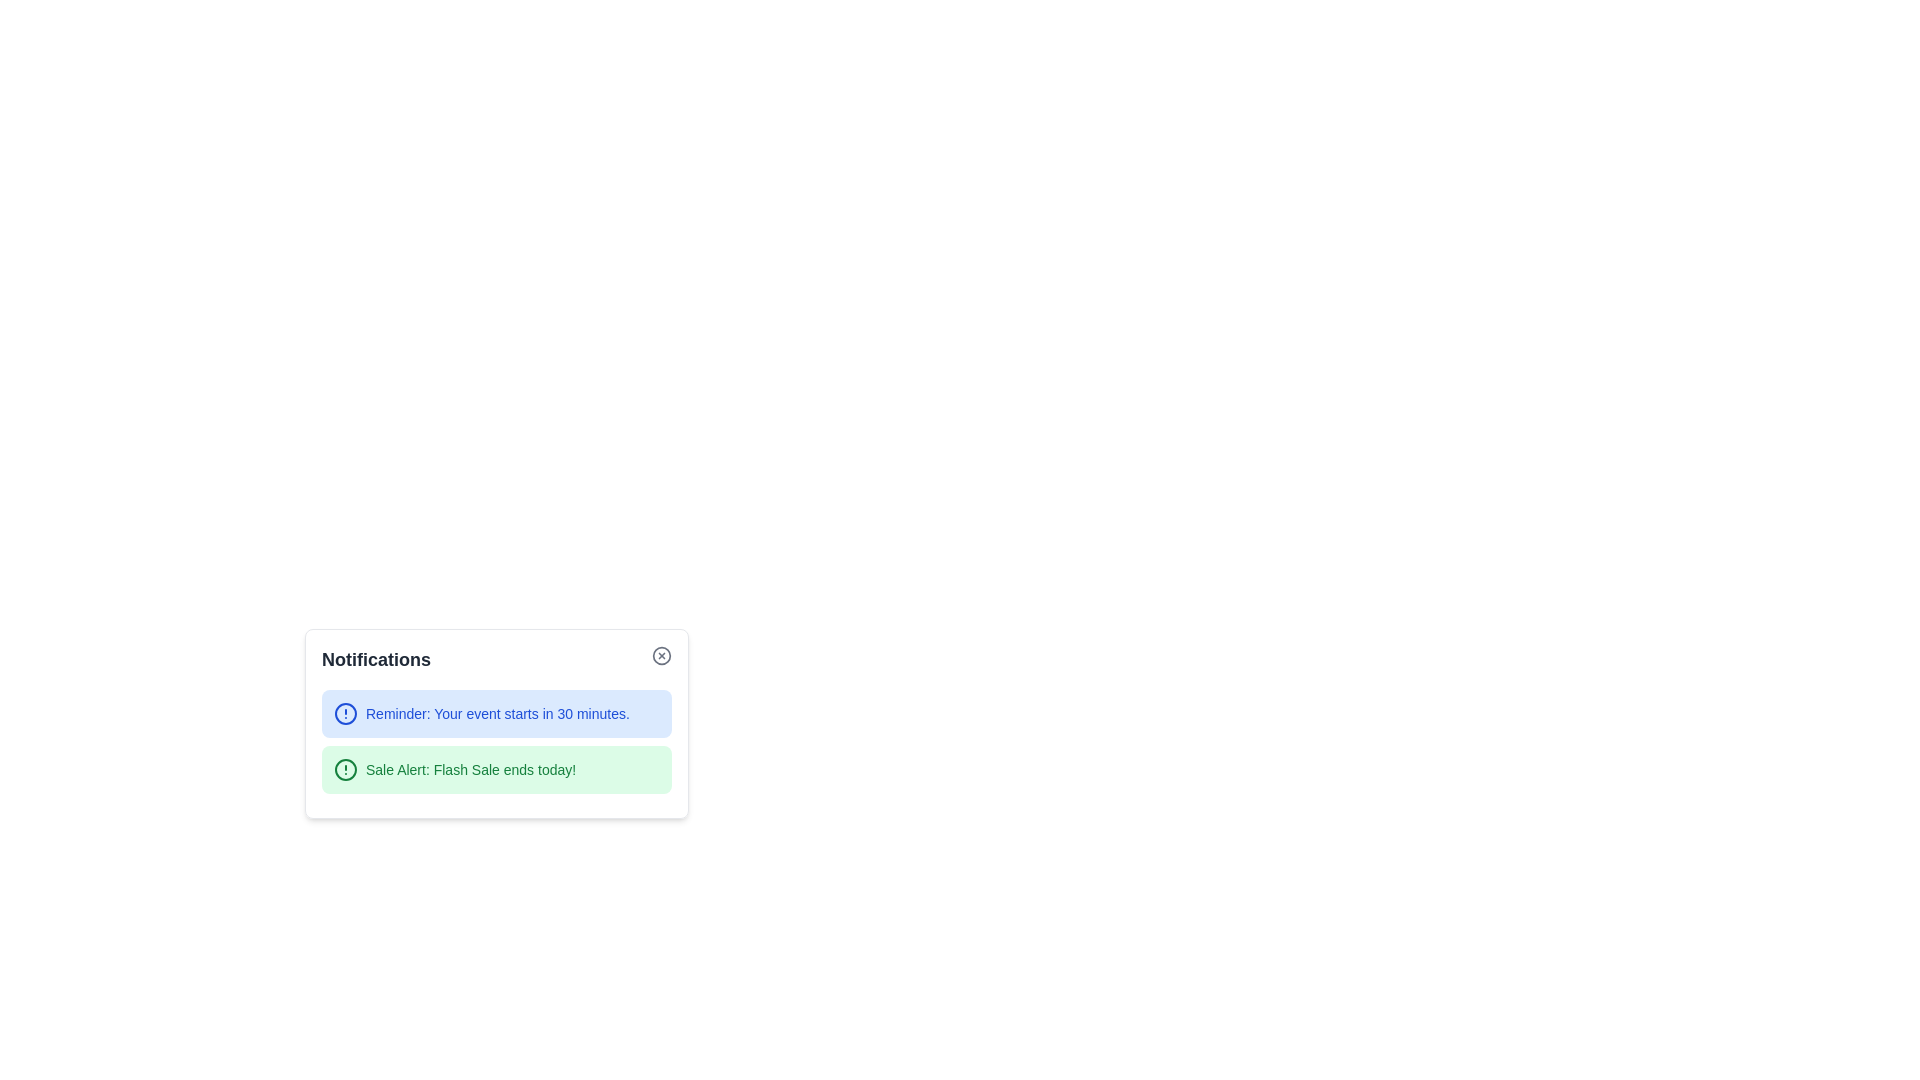  Describe the element at coordinates (345, 769) in the screenshot. I see `the circular icon that indicates the notification message 'Sale Alert: Flash Sale ends today!', located adjacent to the text on the left-hand side` at that location.